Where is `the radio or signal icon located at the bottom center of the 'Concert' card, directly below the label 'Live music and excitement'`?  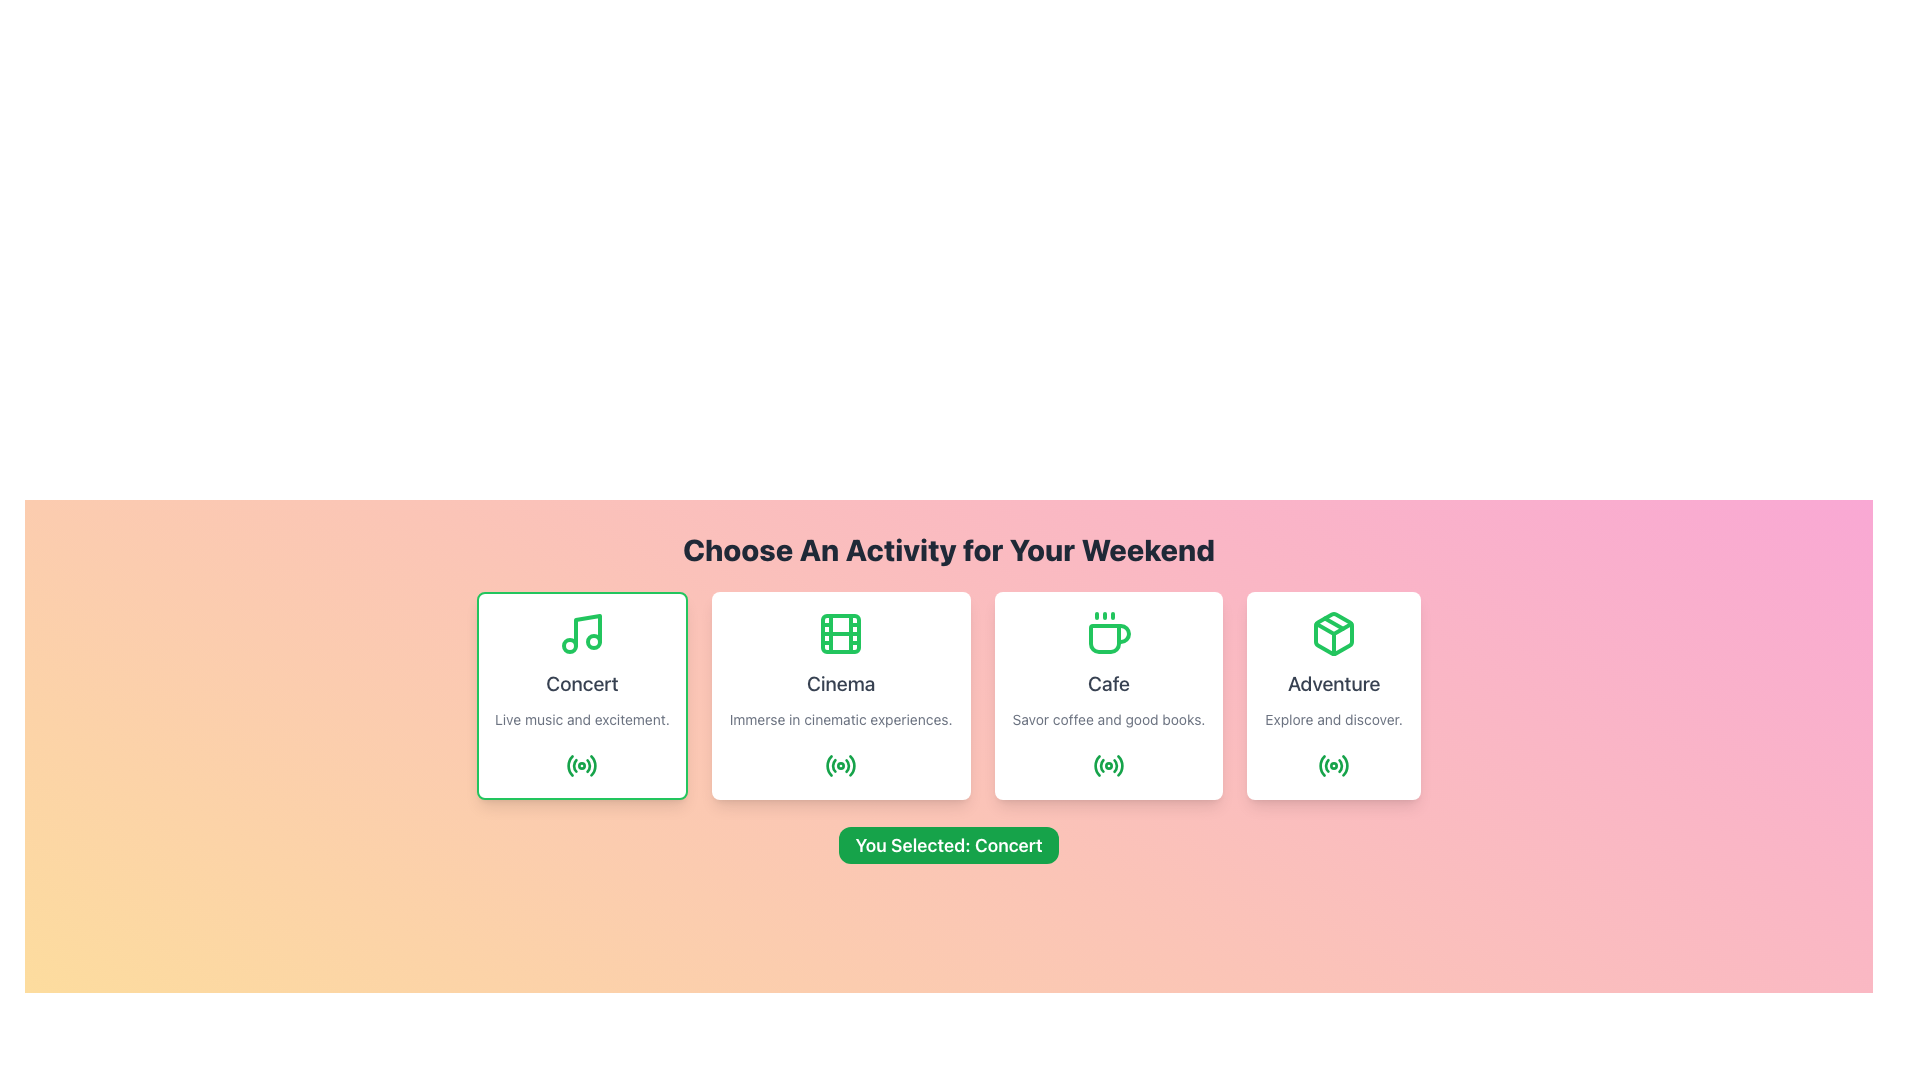 the radio or signal icon located at the bottom center of the 'Concert' card, directly below the label 'Live music and excitement' is located at coordinates (581, 765).